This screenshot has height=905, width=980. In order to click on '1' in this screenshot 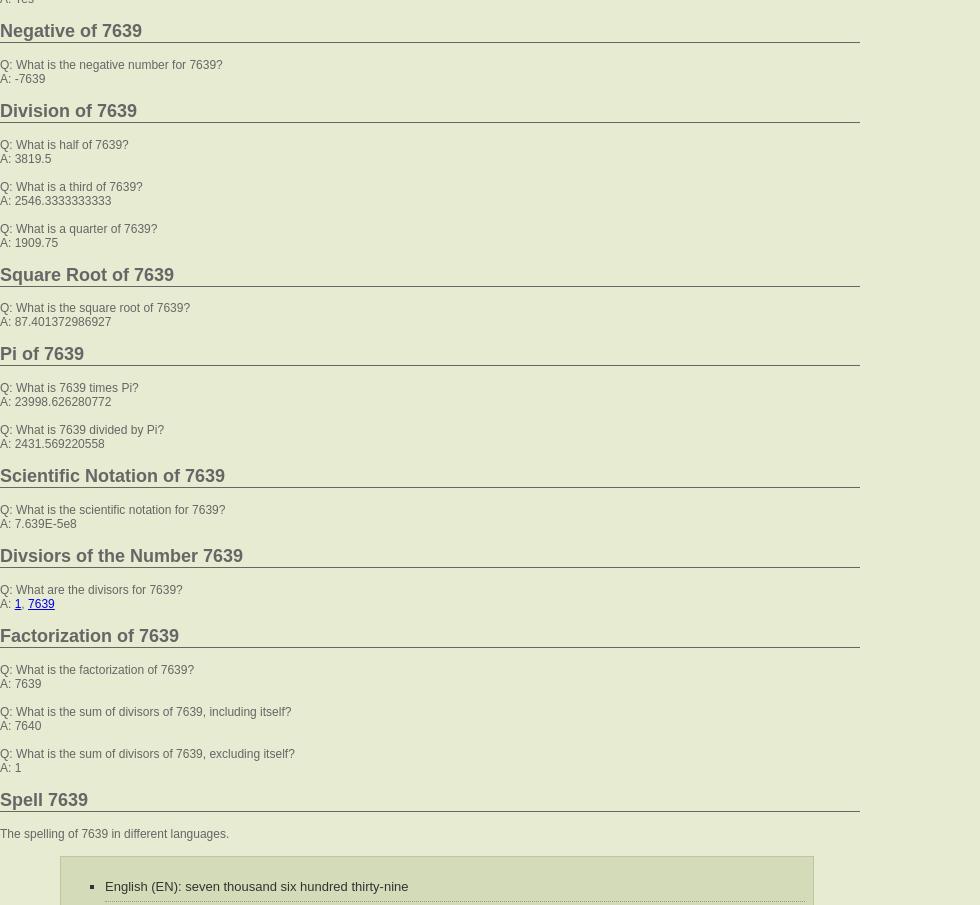, I will do `click(17, 603)`.